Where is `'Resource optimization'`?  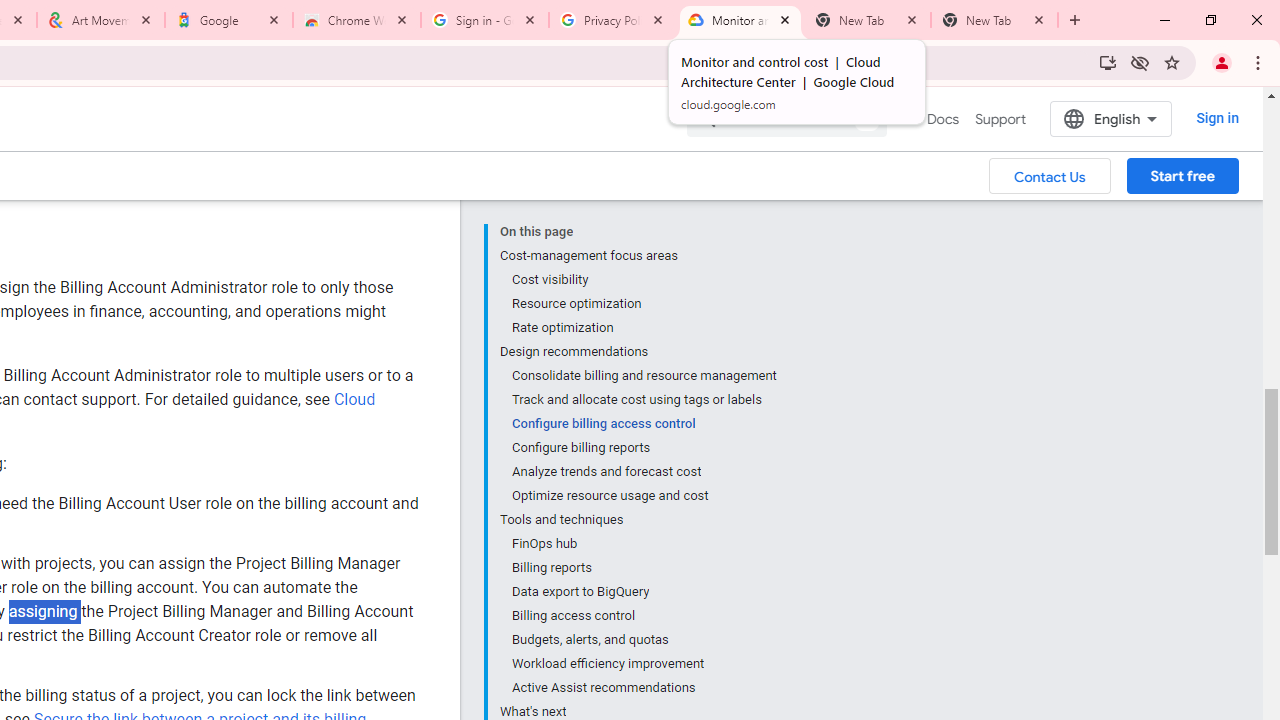
'Resource optimization' is located at coordinates (643, 304).